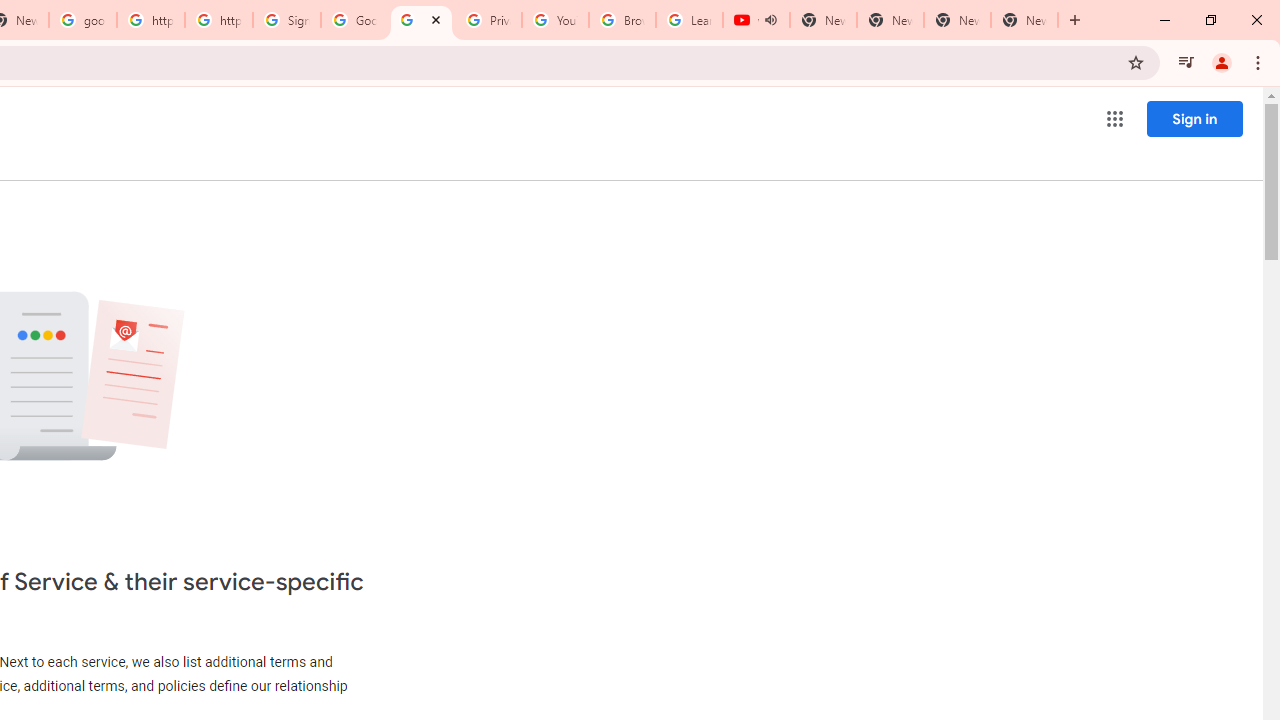 The image size is (1280, 720). I want to click on 'New Tab', so click(1024, 20).